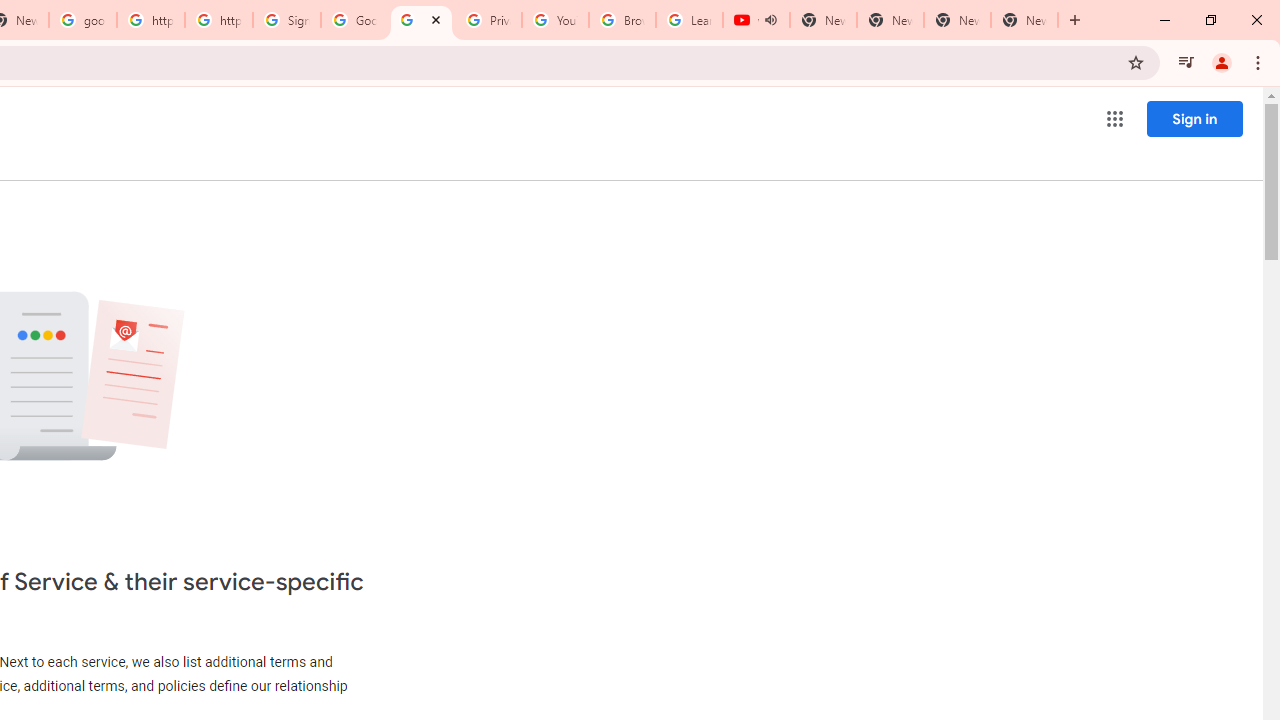 The image size is (1280, 720). I want to click on 'New Tab', so click(1024, 20).